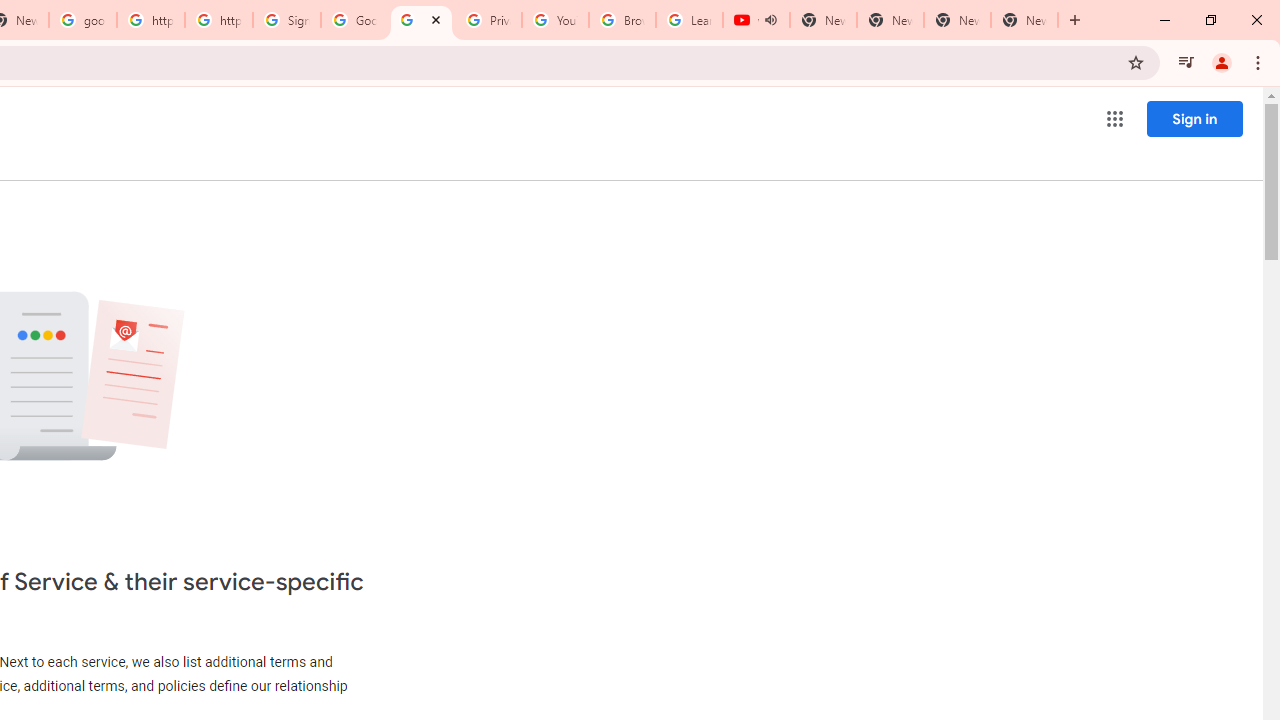 The image size is (1280, 720). I want to click on 'New Tab', so click(1024, 20).